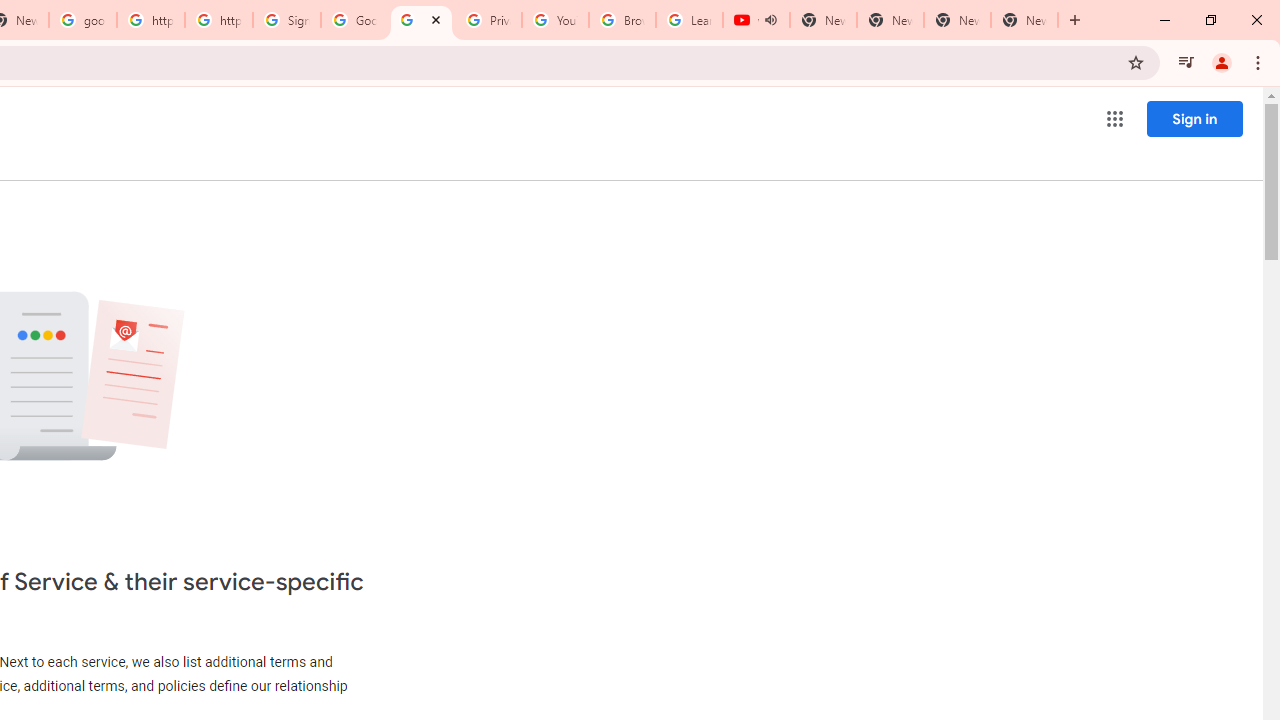 The image size is (1280, 720). I want to click on 'New Tab', so click(1024, 20).